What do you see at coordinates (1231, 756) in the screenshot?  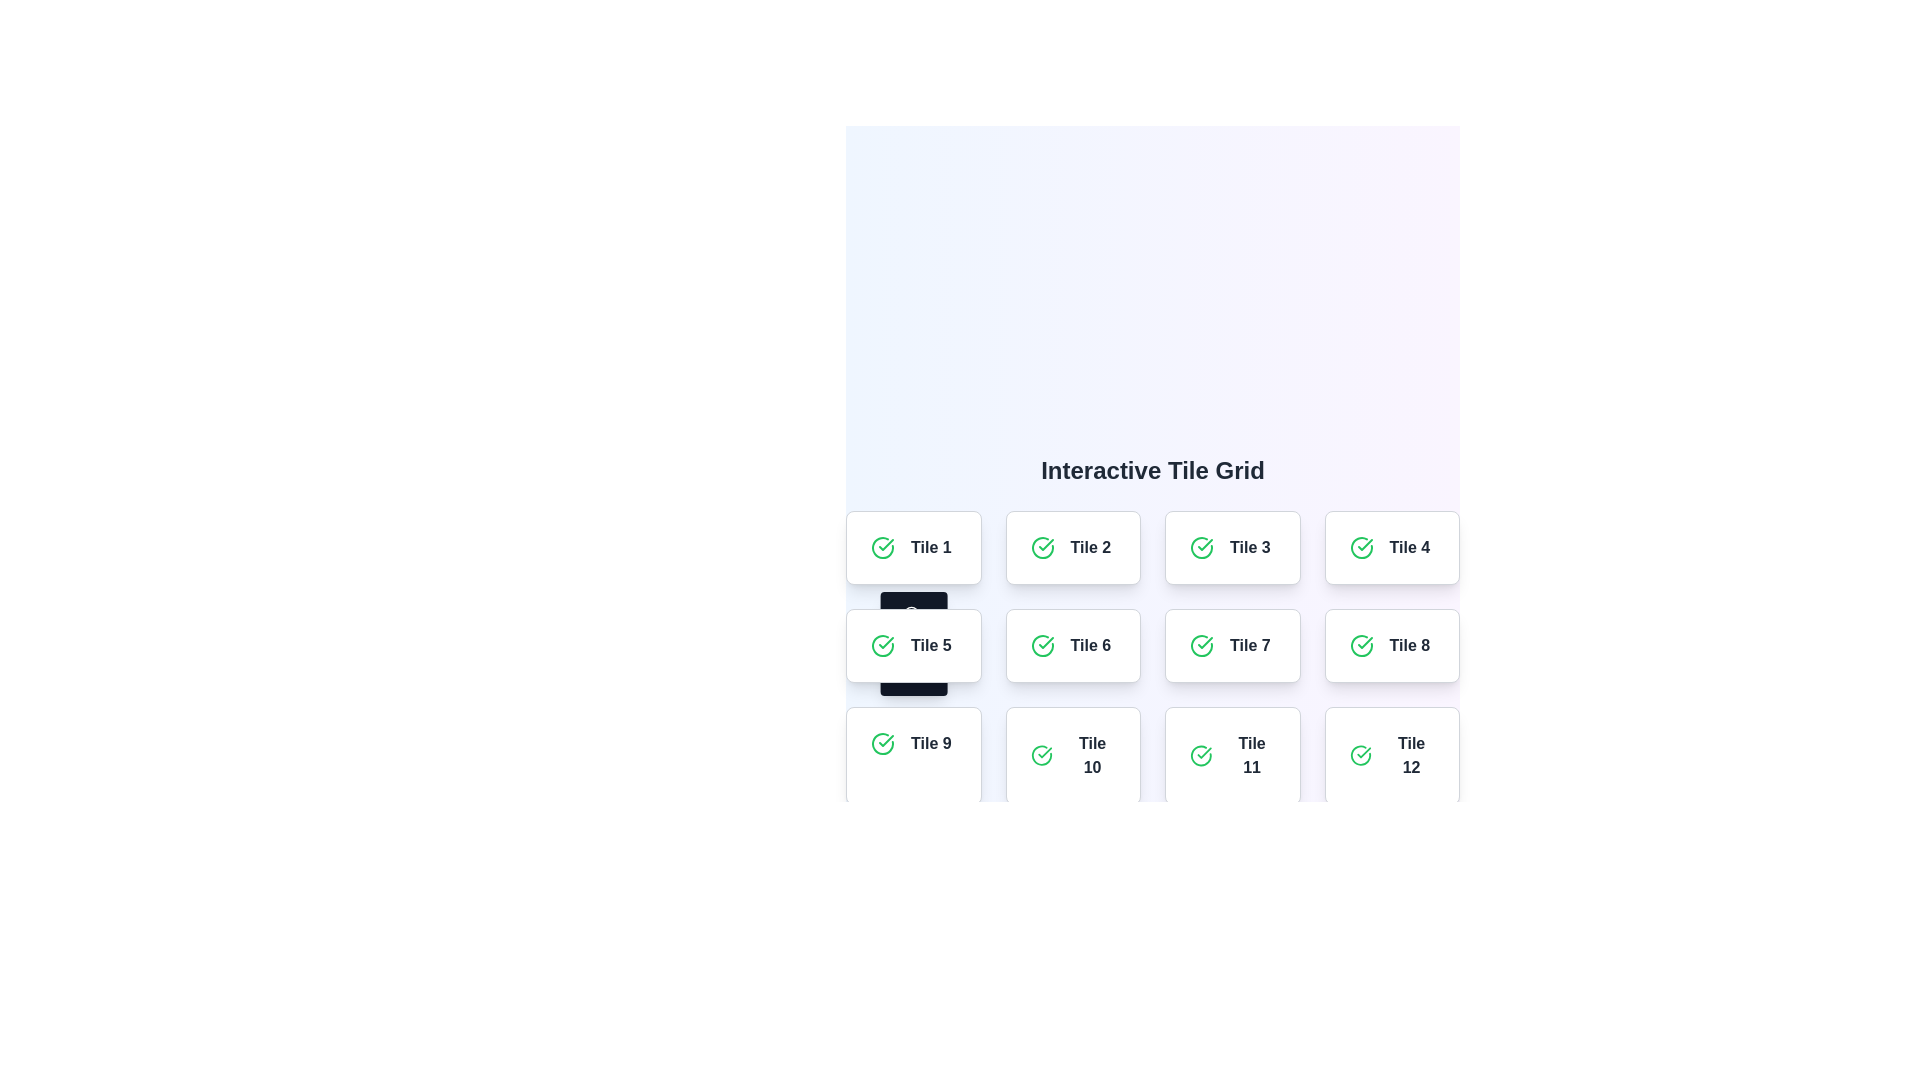 I see `the composite element consisting of an icon and text that serves as the label for the eleventh tile in the grid to interact with the tile` at bounding box center [1231, 756].